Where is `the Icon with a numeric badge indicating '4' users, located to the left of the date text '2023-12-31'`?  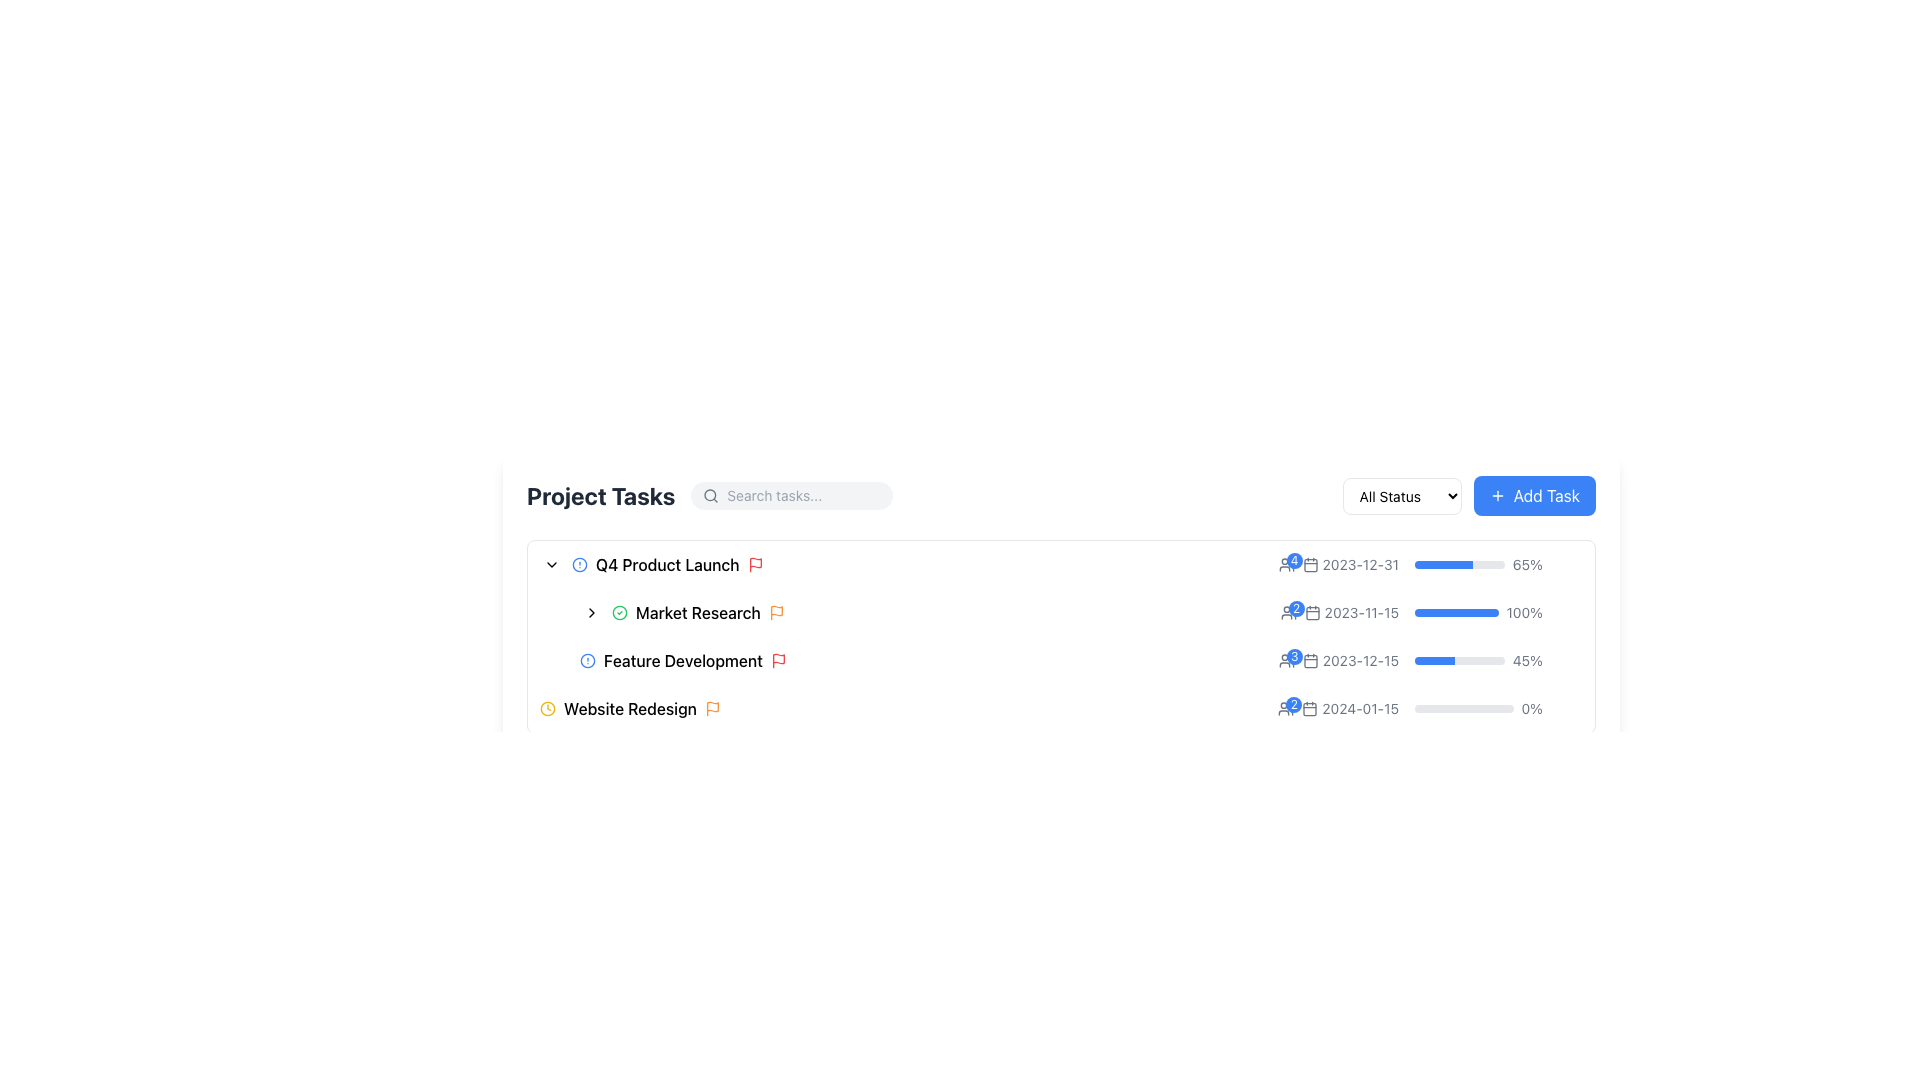
the Icon with a numeric badge indicating '4' users, located to the left of the date text '2023-12-31' is located at coordinates (1286, 564).